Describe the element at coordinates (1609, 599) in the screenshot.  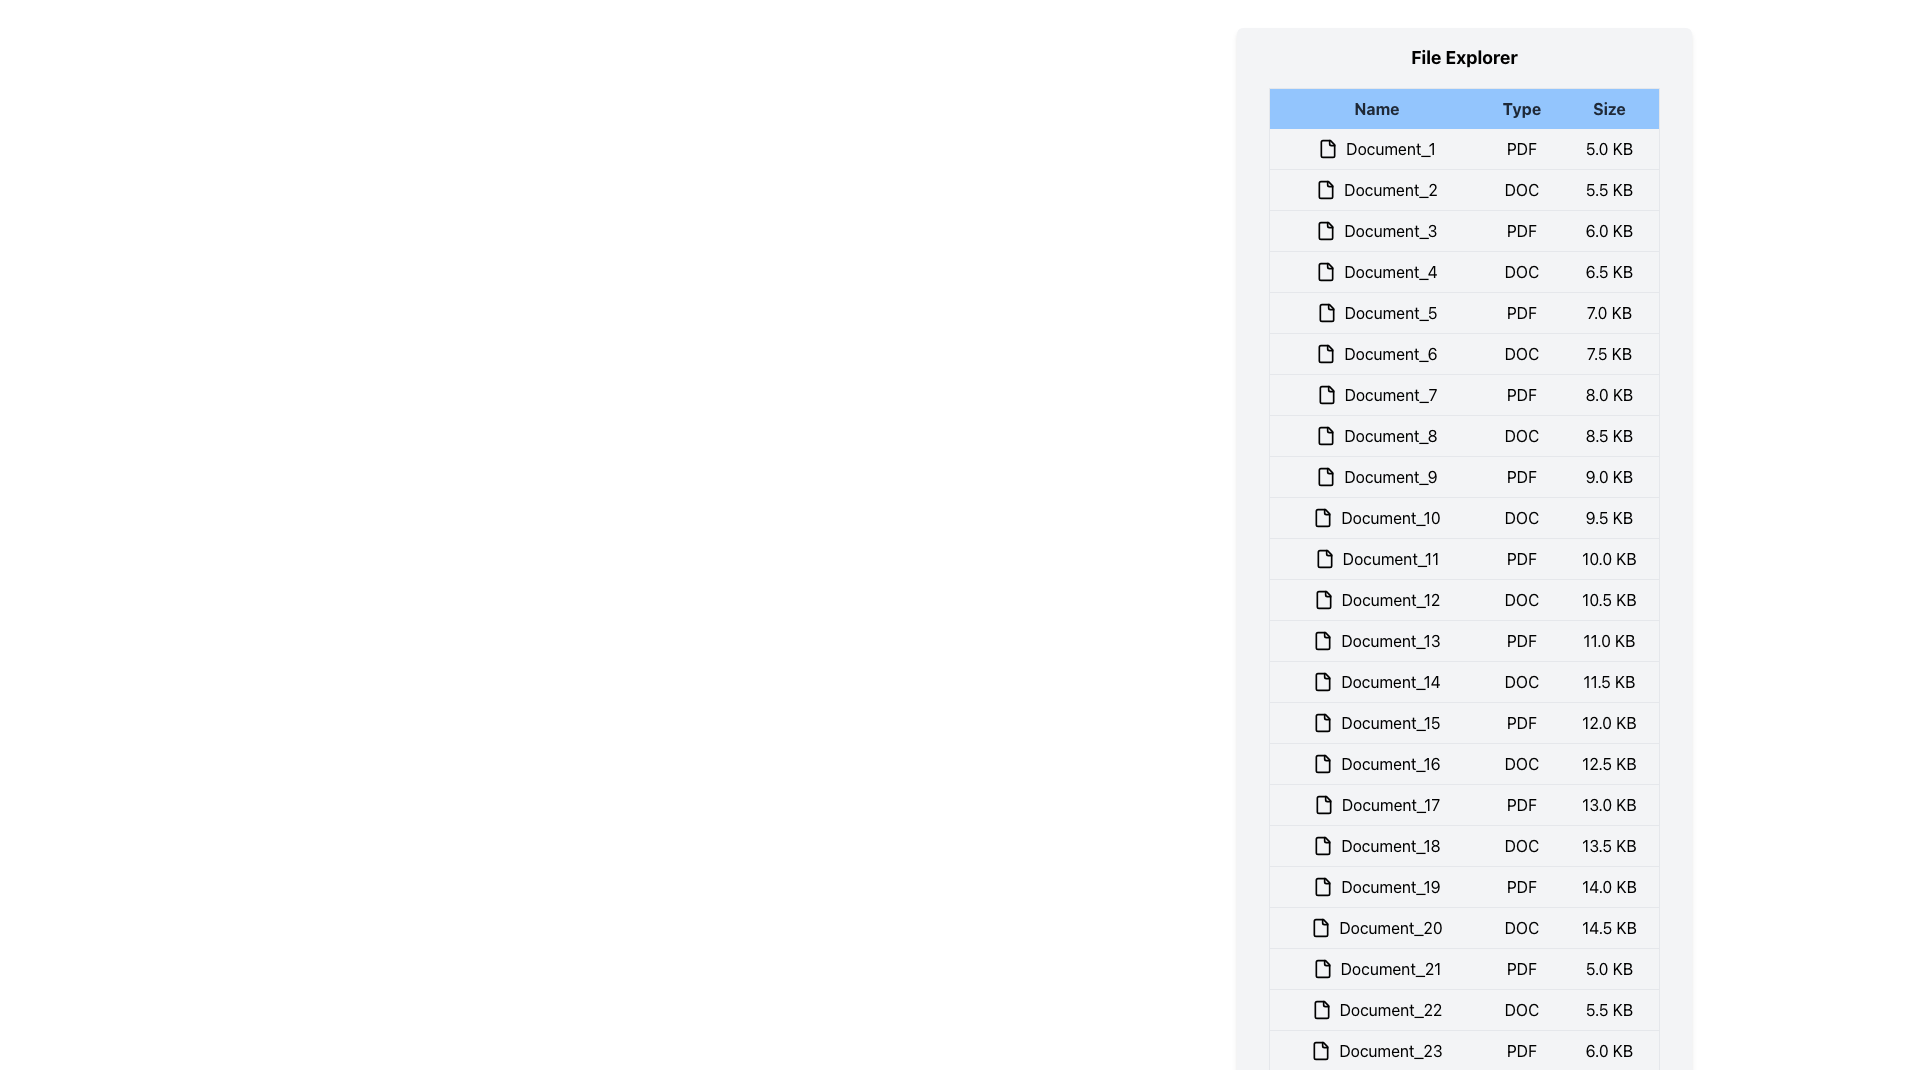
I see `the text label displaying '10.5 KB' that is part of the file explorer interface under the 'Size' column for 'Document_12'` at that location.